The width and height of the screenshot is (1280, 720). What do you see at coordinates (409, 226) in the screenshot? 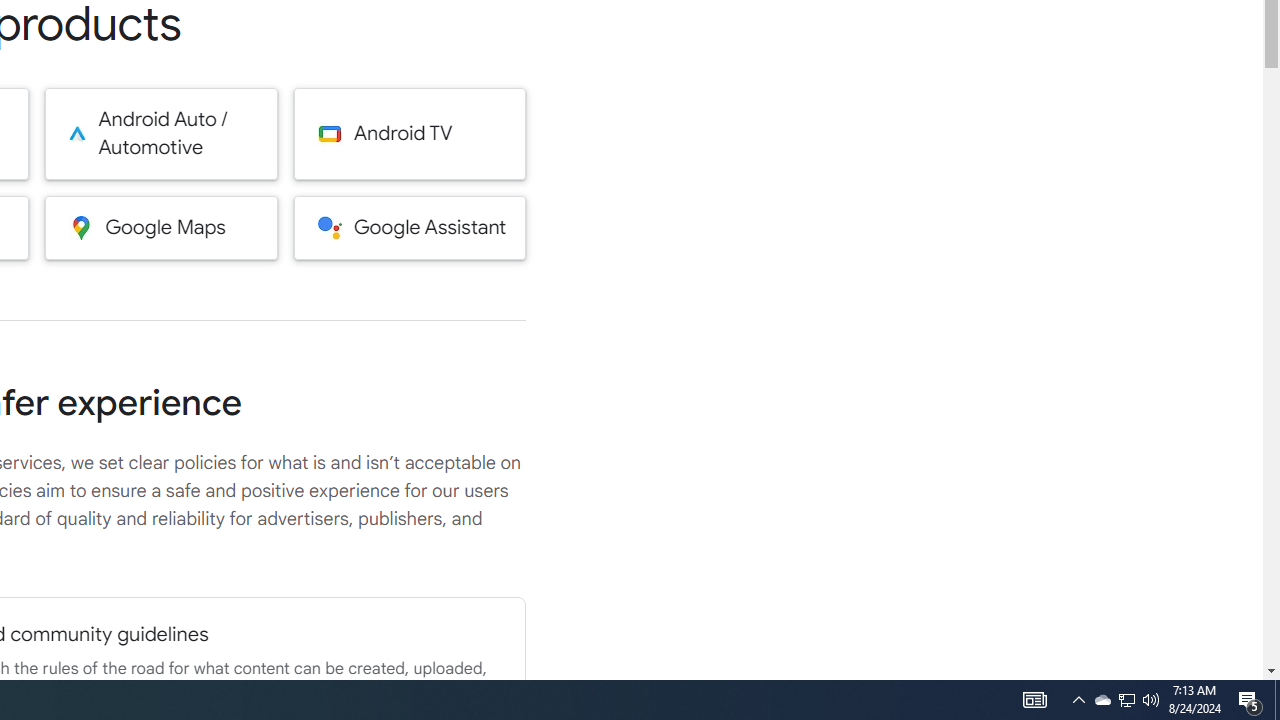
I see `'Google Assistant'` at bounding box center [409, 226].